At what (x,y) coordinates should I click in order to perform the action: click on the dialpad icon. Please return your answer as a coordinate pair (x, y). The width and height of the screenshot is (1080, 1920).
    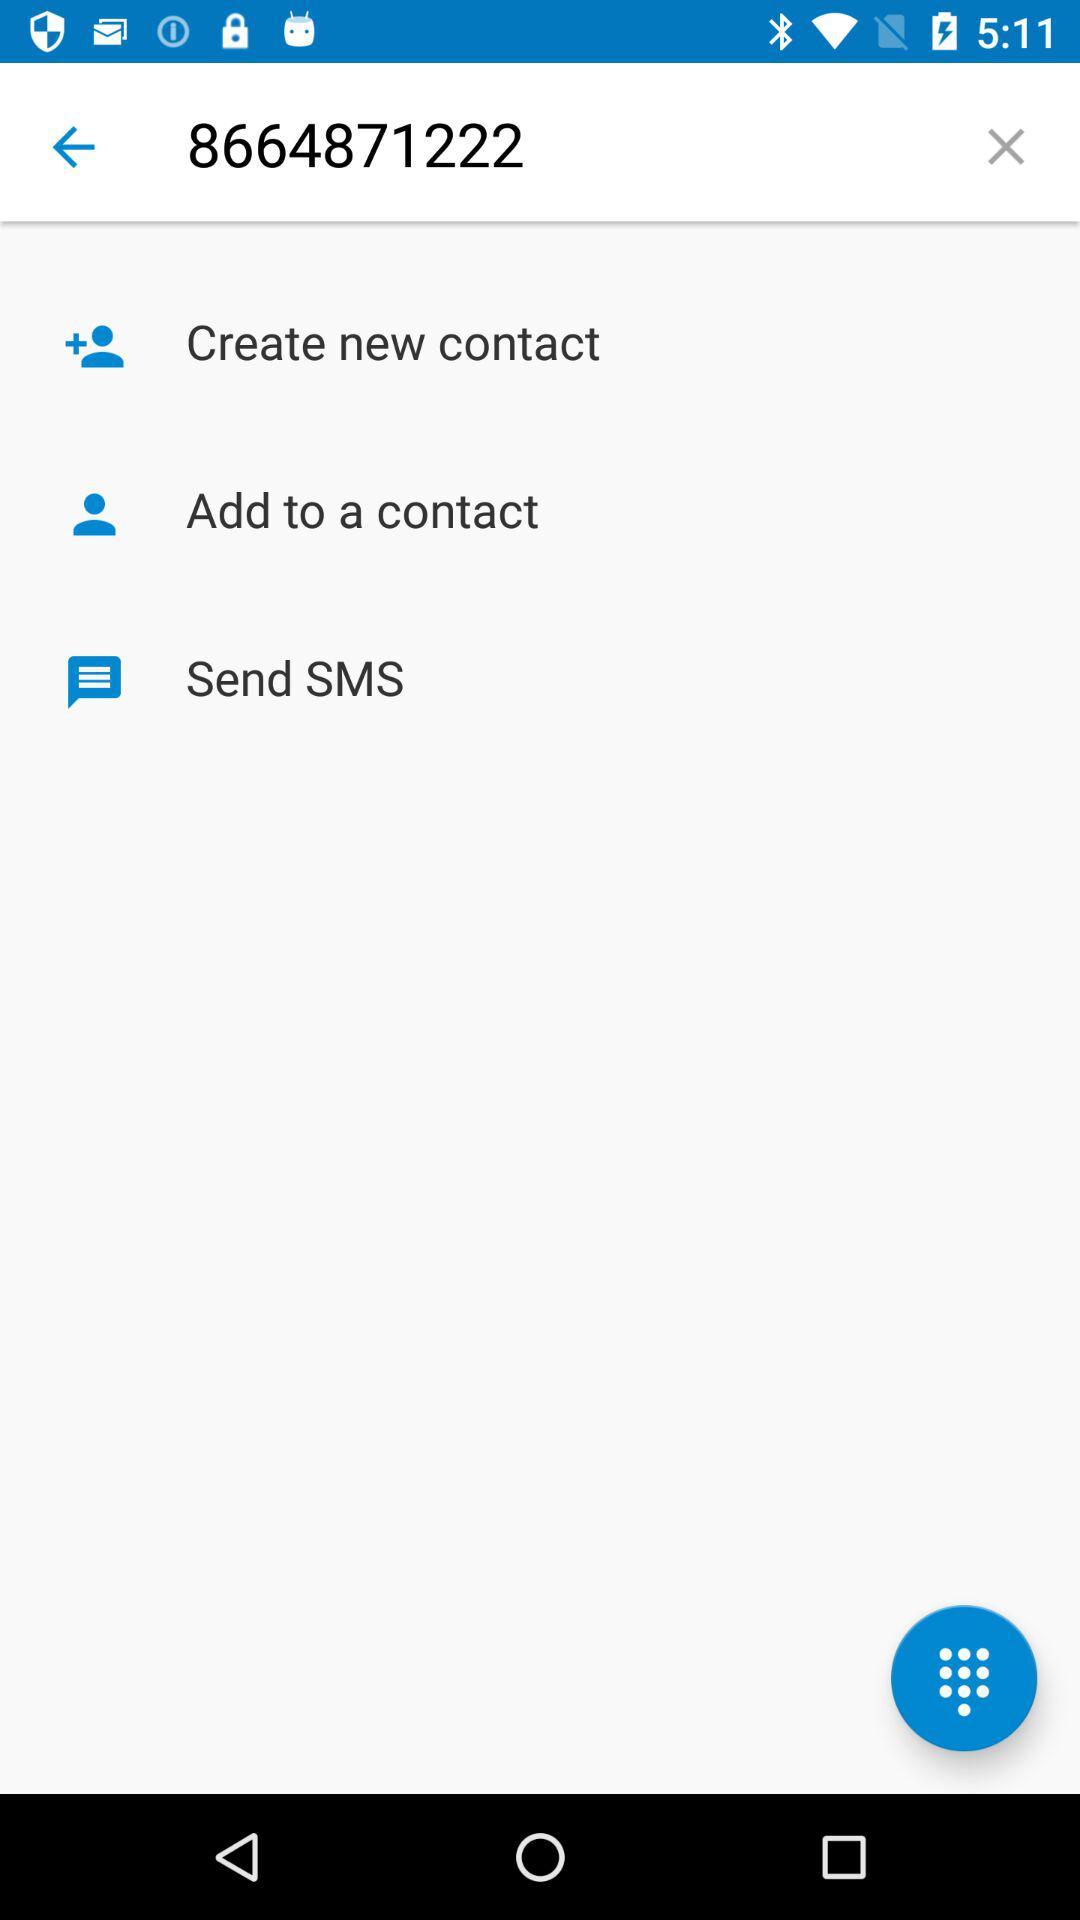
    Looking at the image, I should click on (963, 1678).